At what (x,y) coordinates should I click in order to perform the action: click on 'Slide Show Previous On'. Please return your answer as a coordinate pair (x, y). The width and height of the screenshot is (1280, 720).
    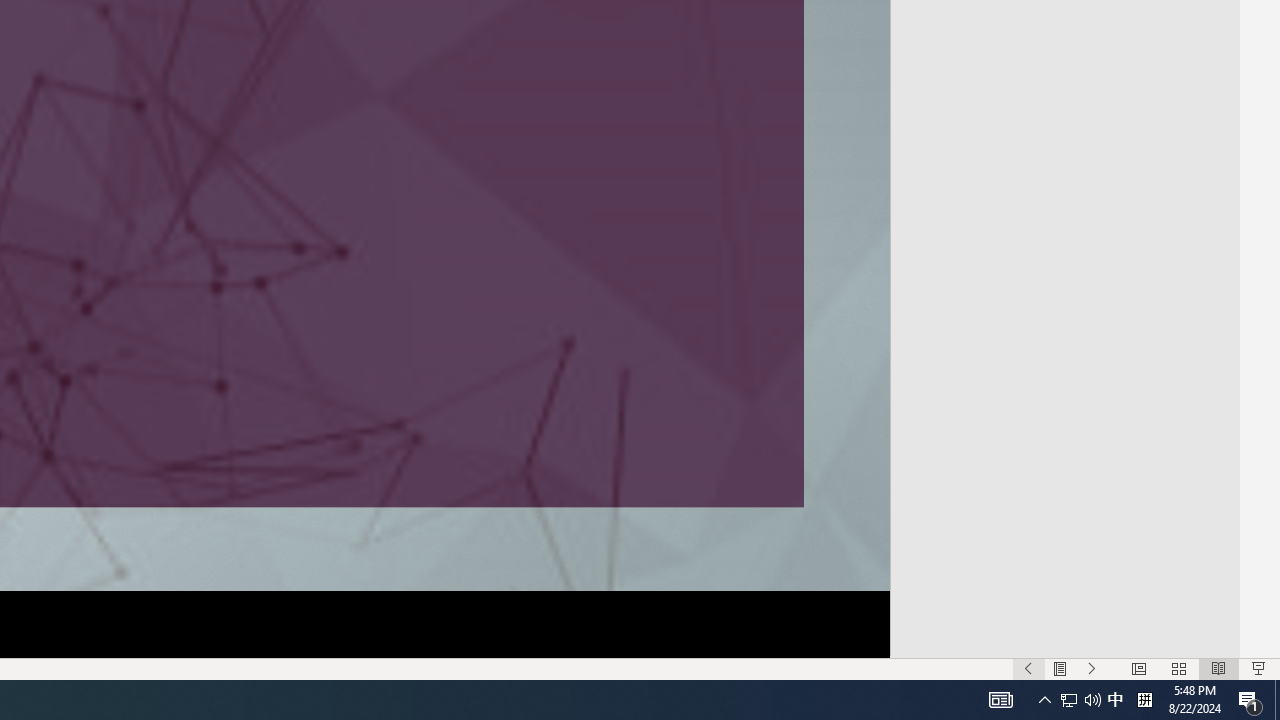
    Looking at the image, I should click on (1028, 669).